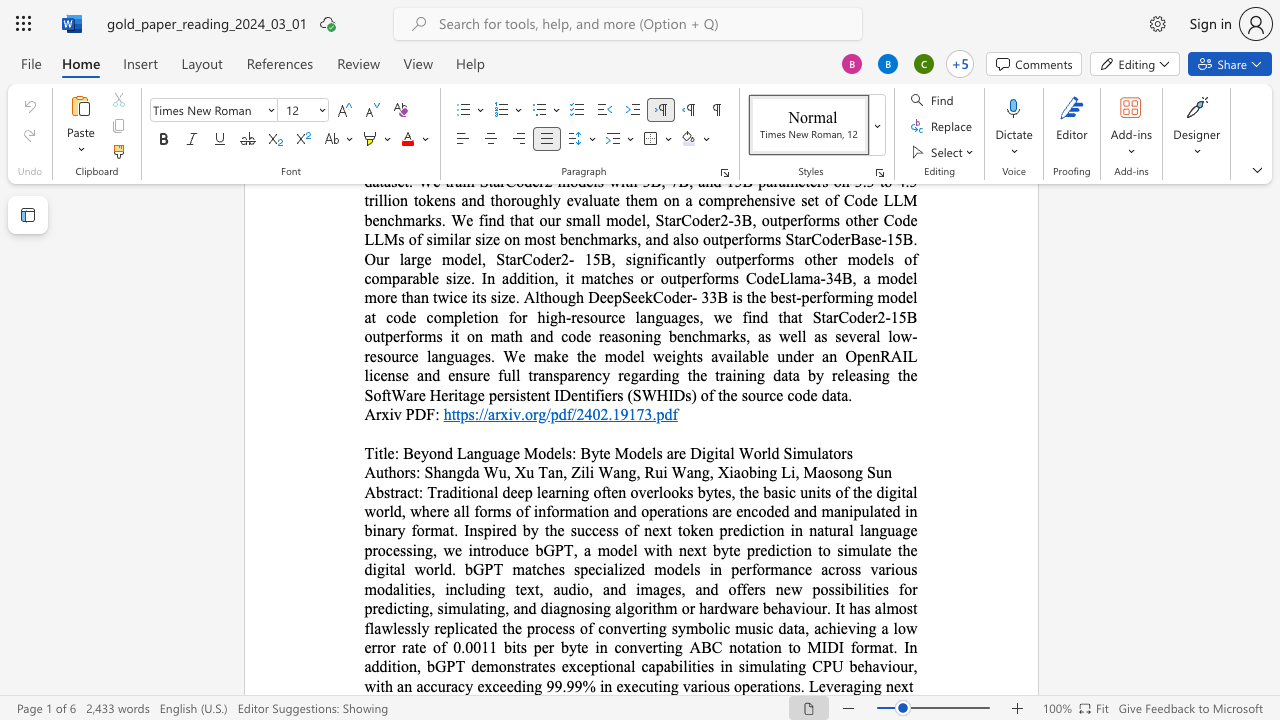  I want to click on the space between the continuous character "a" and "n" in the text, so click(403, 685).